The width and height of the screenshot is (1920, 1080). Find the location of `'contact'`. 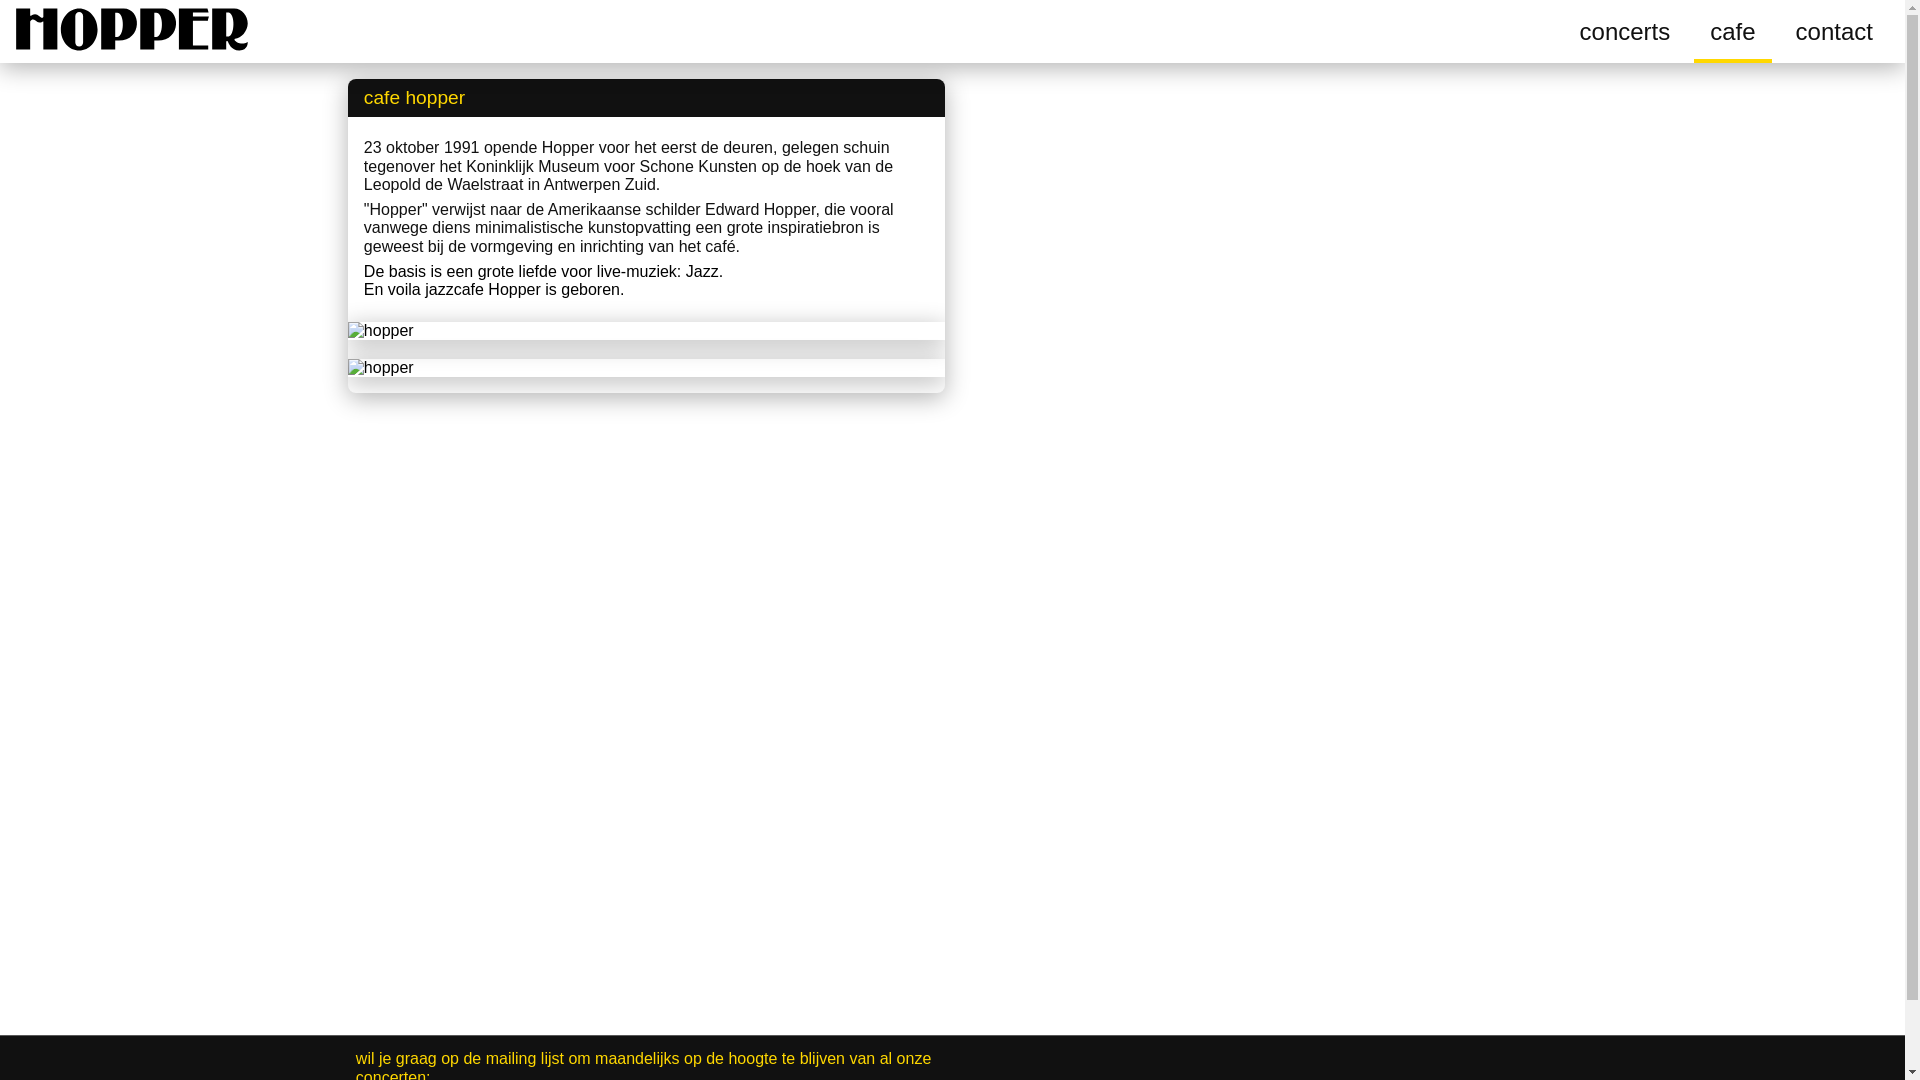

'contact' is located at coordinates (1780, 31).